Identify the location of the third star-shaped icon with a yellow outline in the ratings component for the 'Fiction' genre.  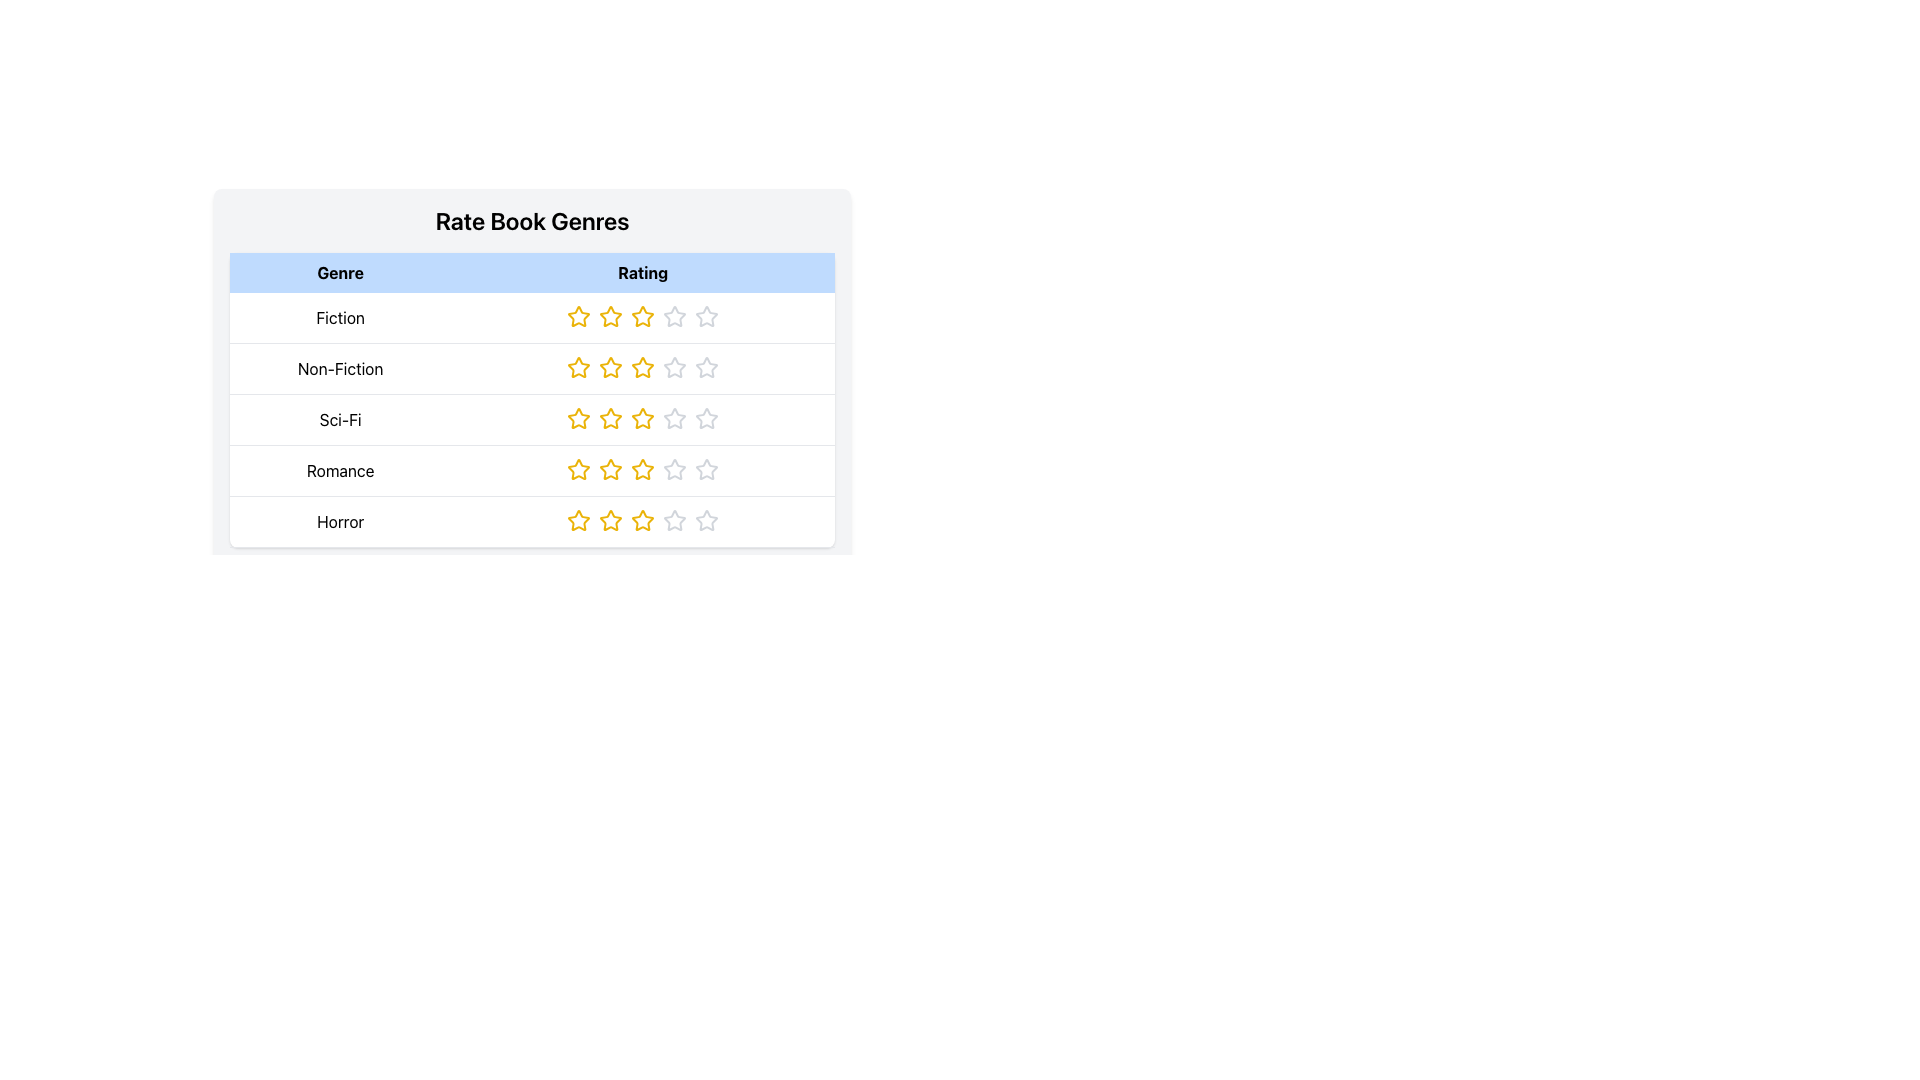
(643, 315).